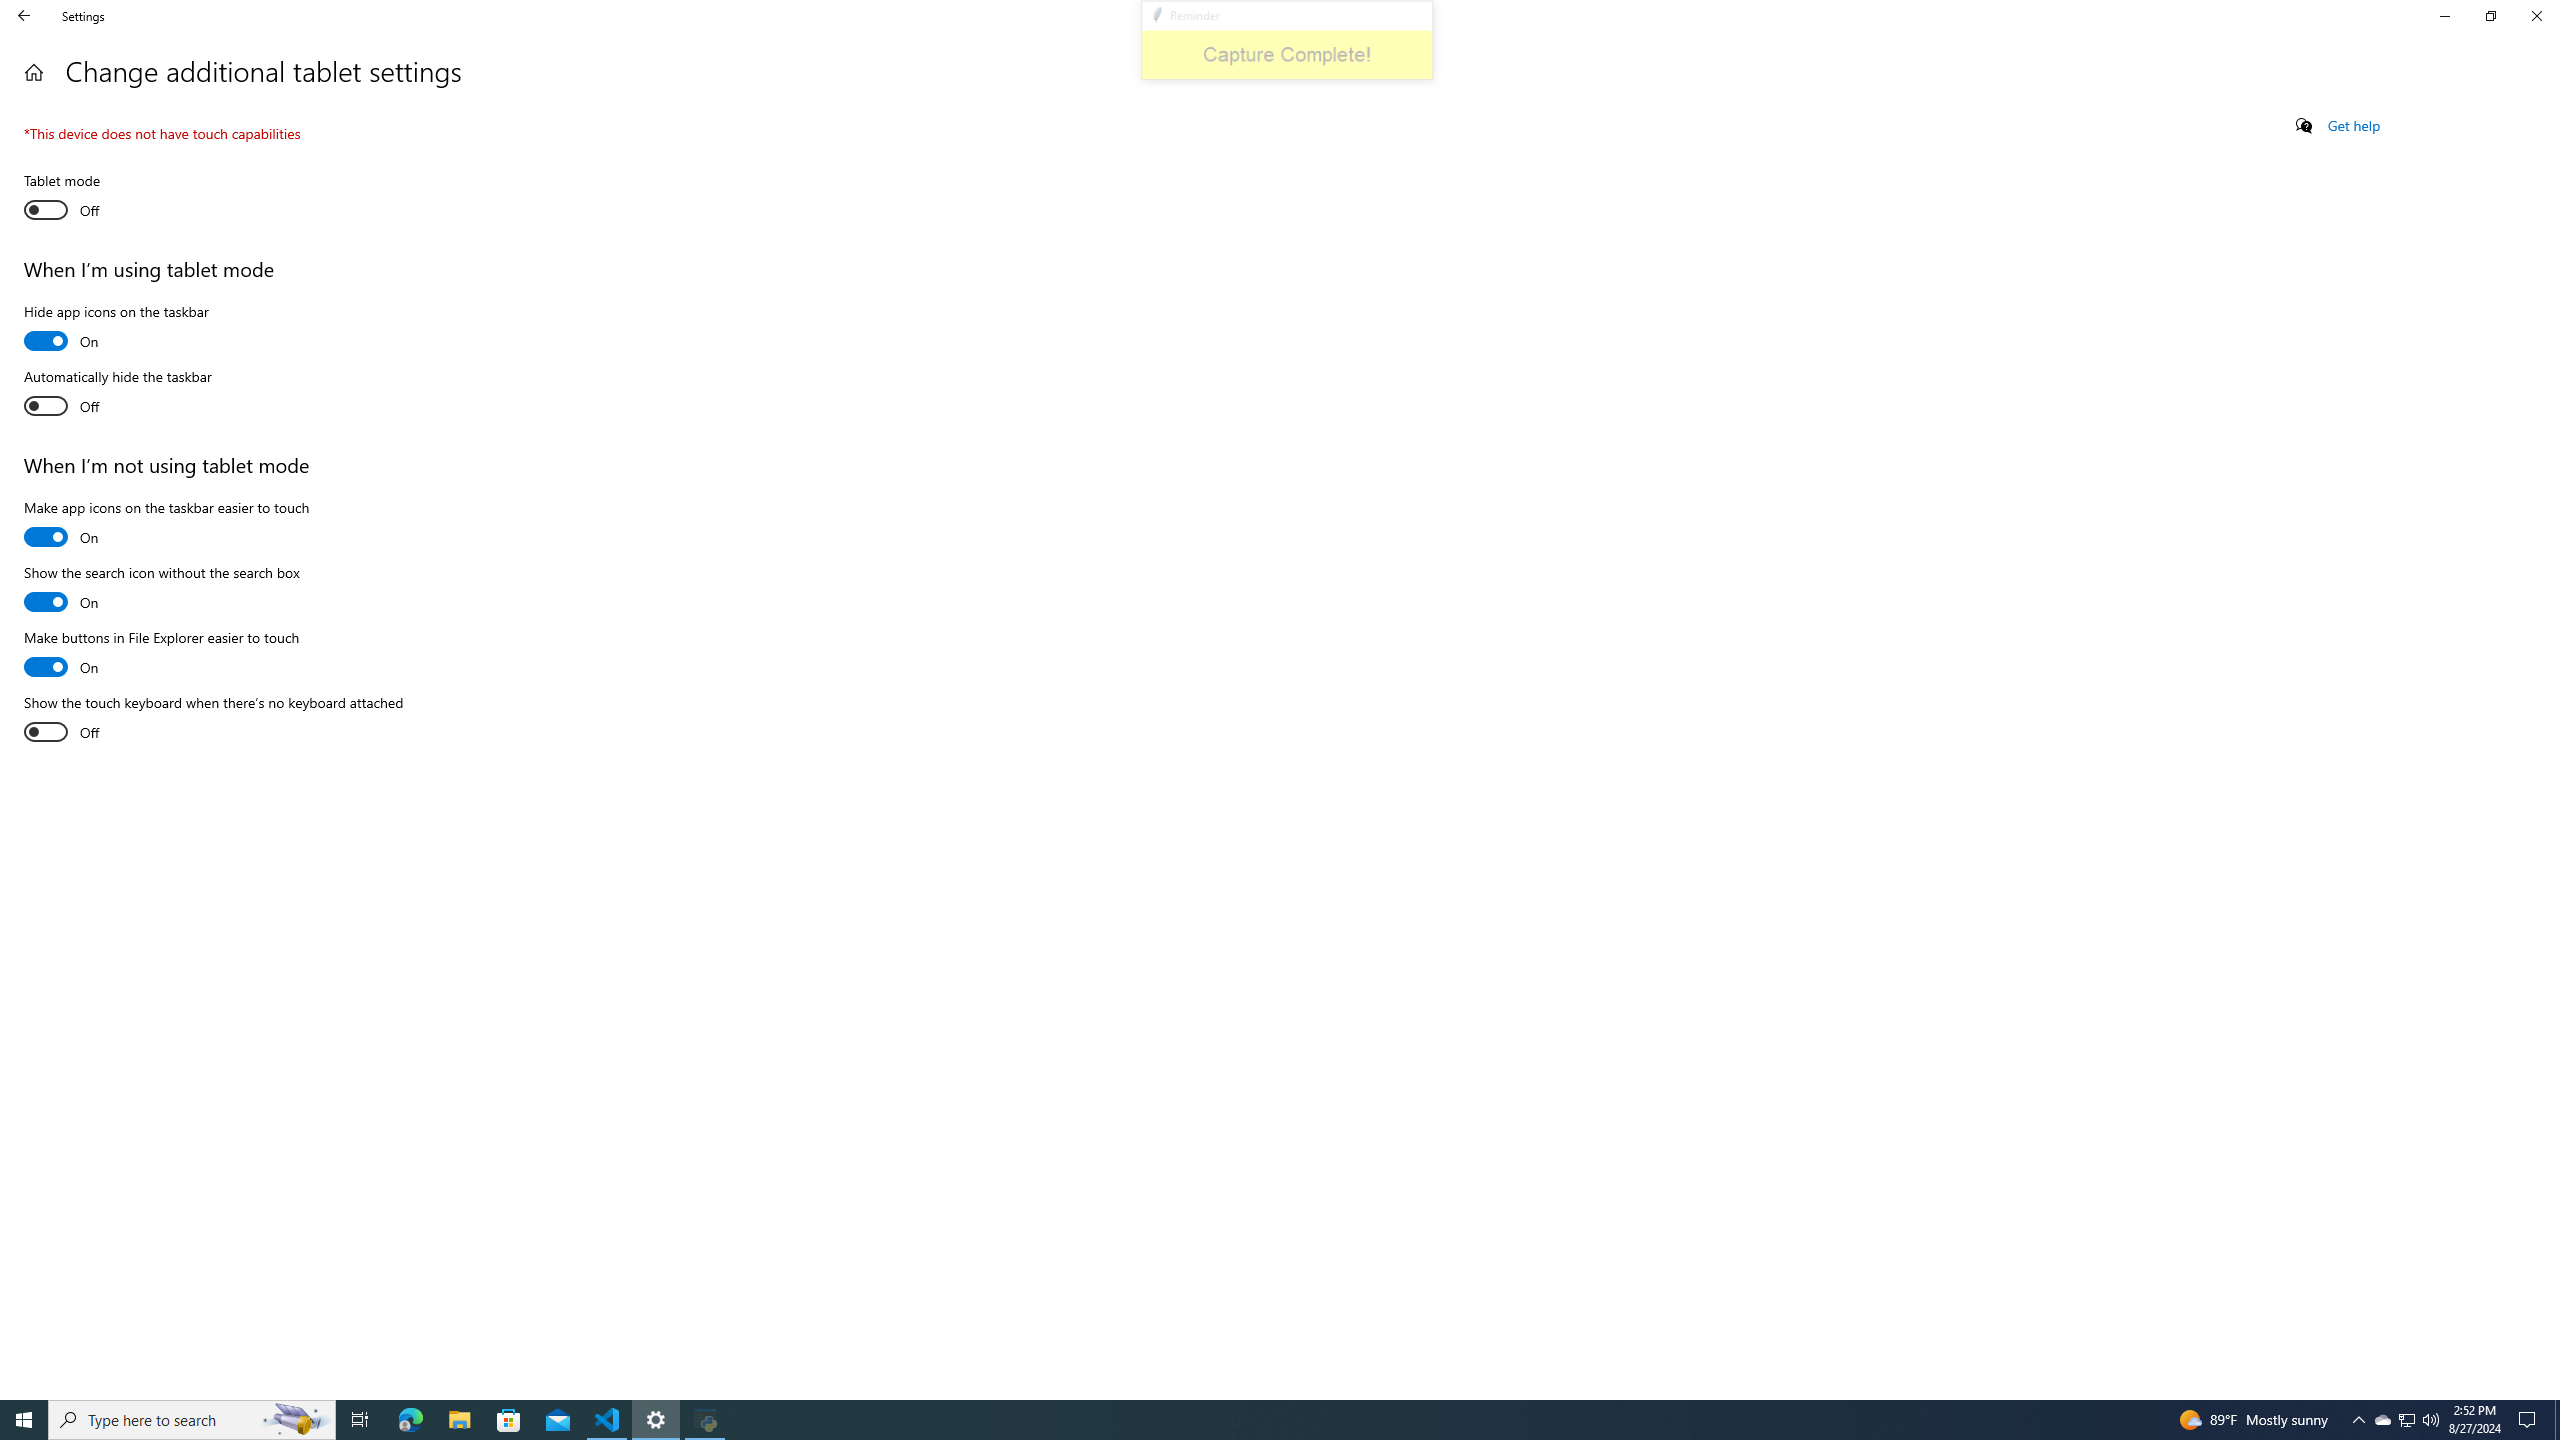  What do you see at coordinates (160, 589) in the screenshot?
I see `'Show the search icon without the search box'` at bounding box center [160, 589].